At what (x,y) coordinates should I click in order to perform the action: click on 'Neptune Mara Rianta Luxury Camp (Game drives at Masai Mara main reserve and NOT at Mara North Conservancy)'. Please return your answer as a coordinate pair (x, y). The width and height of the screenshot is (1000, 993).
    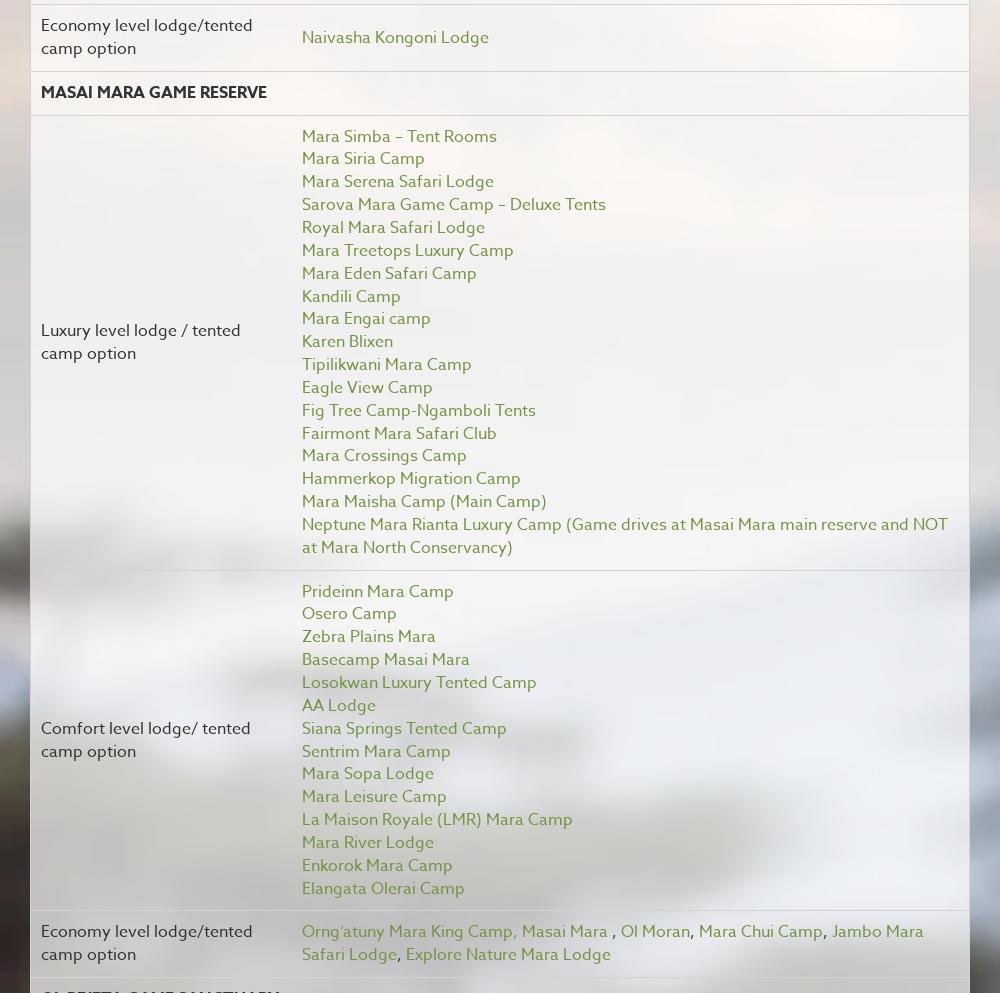
    Looking at the image, I should click on (623, 534).